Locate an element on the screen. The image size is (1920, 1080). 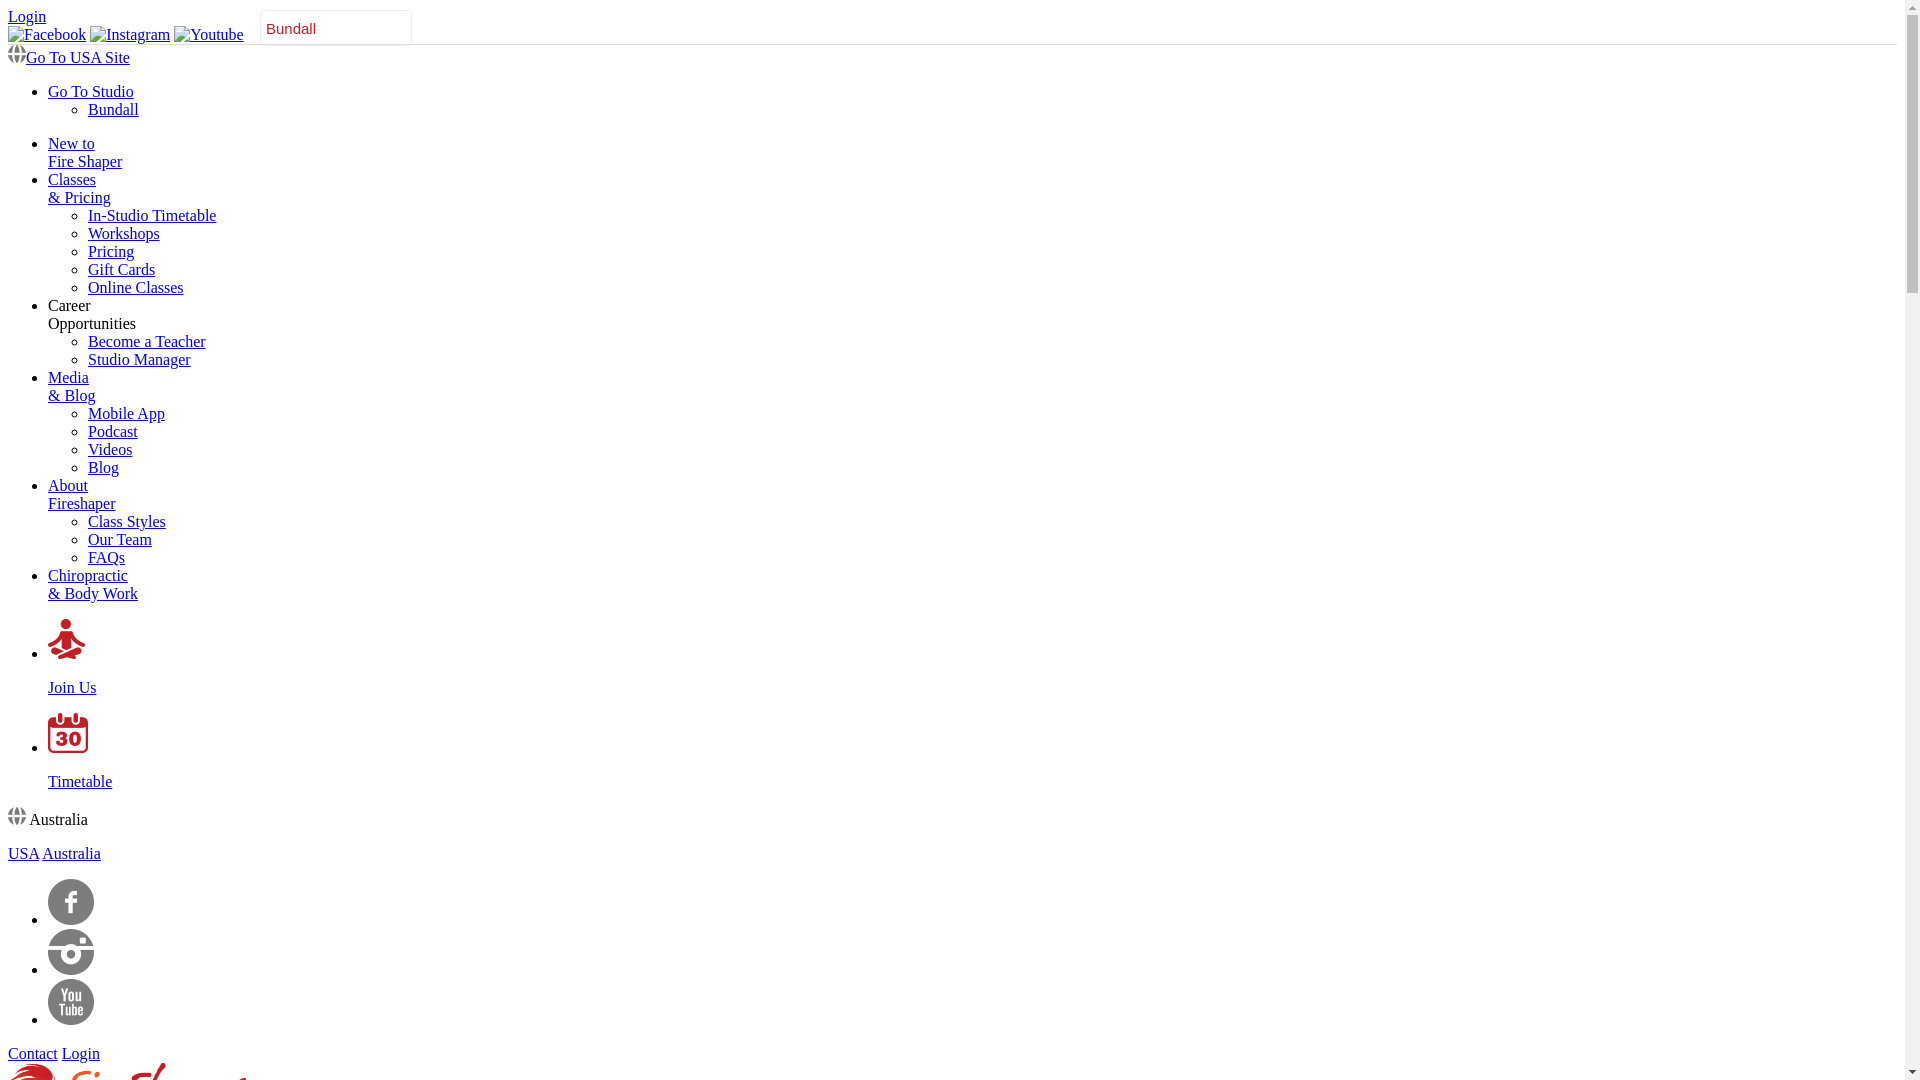
'Online Classes' is located at coordinates (134, 287).